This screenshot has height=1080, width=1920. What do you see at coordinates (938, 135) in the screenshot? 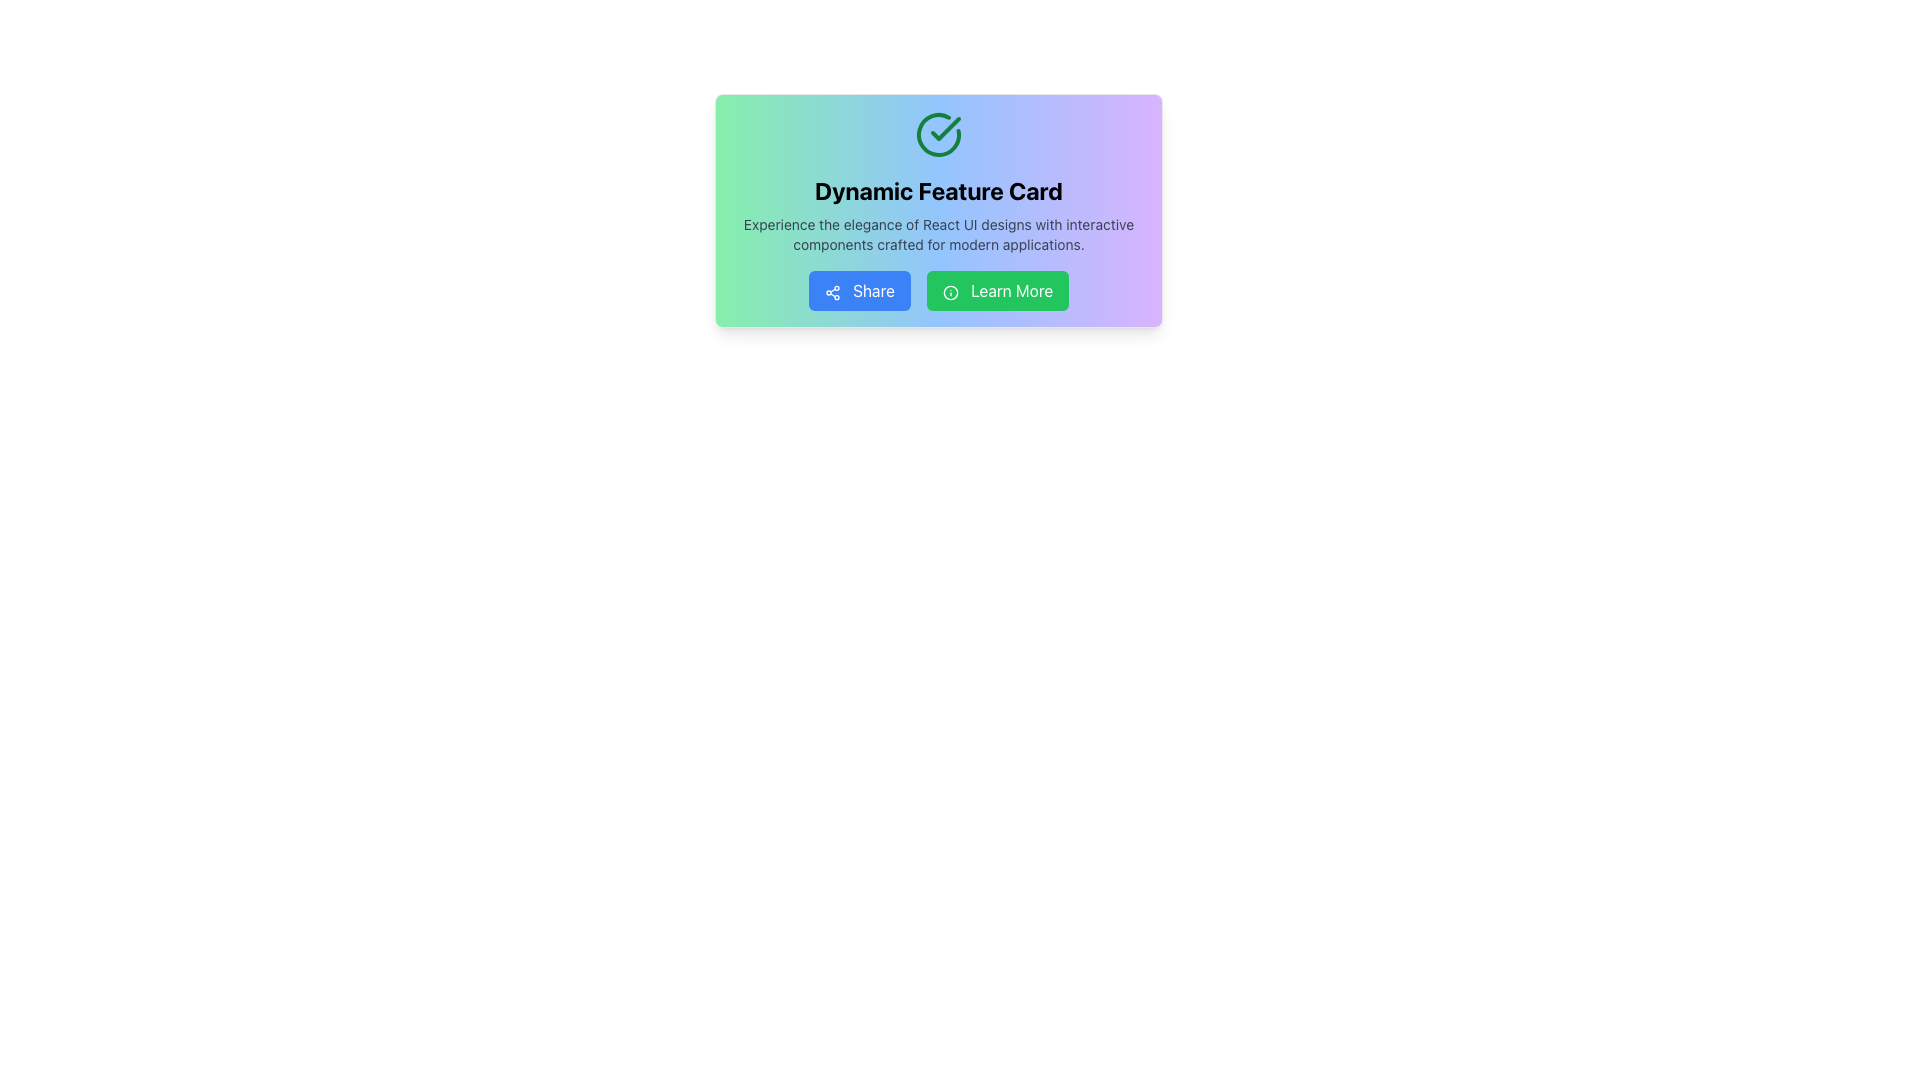
I see `the green checkmark icon enclosed in a circular outline, which symbolizes a positive or confirmed state, located above the main heading 'Dynamic Feature Card'` at bounding box center [938, 135].